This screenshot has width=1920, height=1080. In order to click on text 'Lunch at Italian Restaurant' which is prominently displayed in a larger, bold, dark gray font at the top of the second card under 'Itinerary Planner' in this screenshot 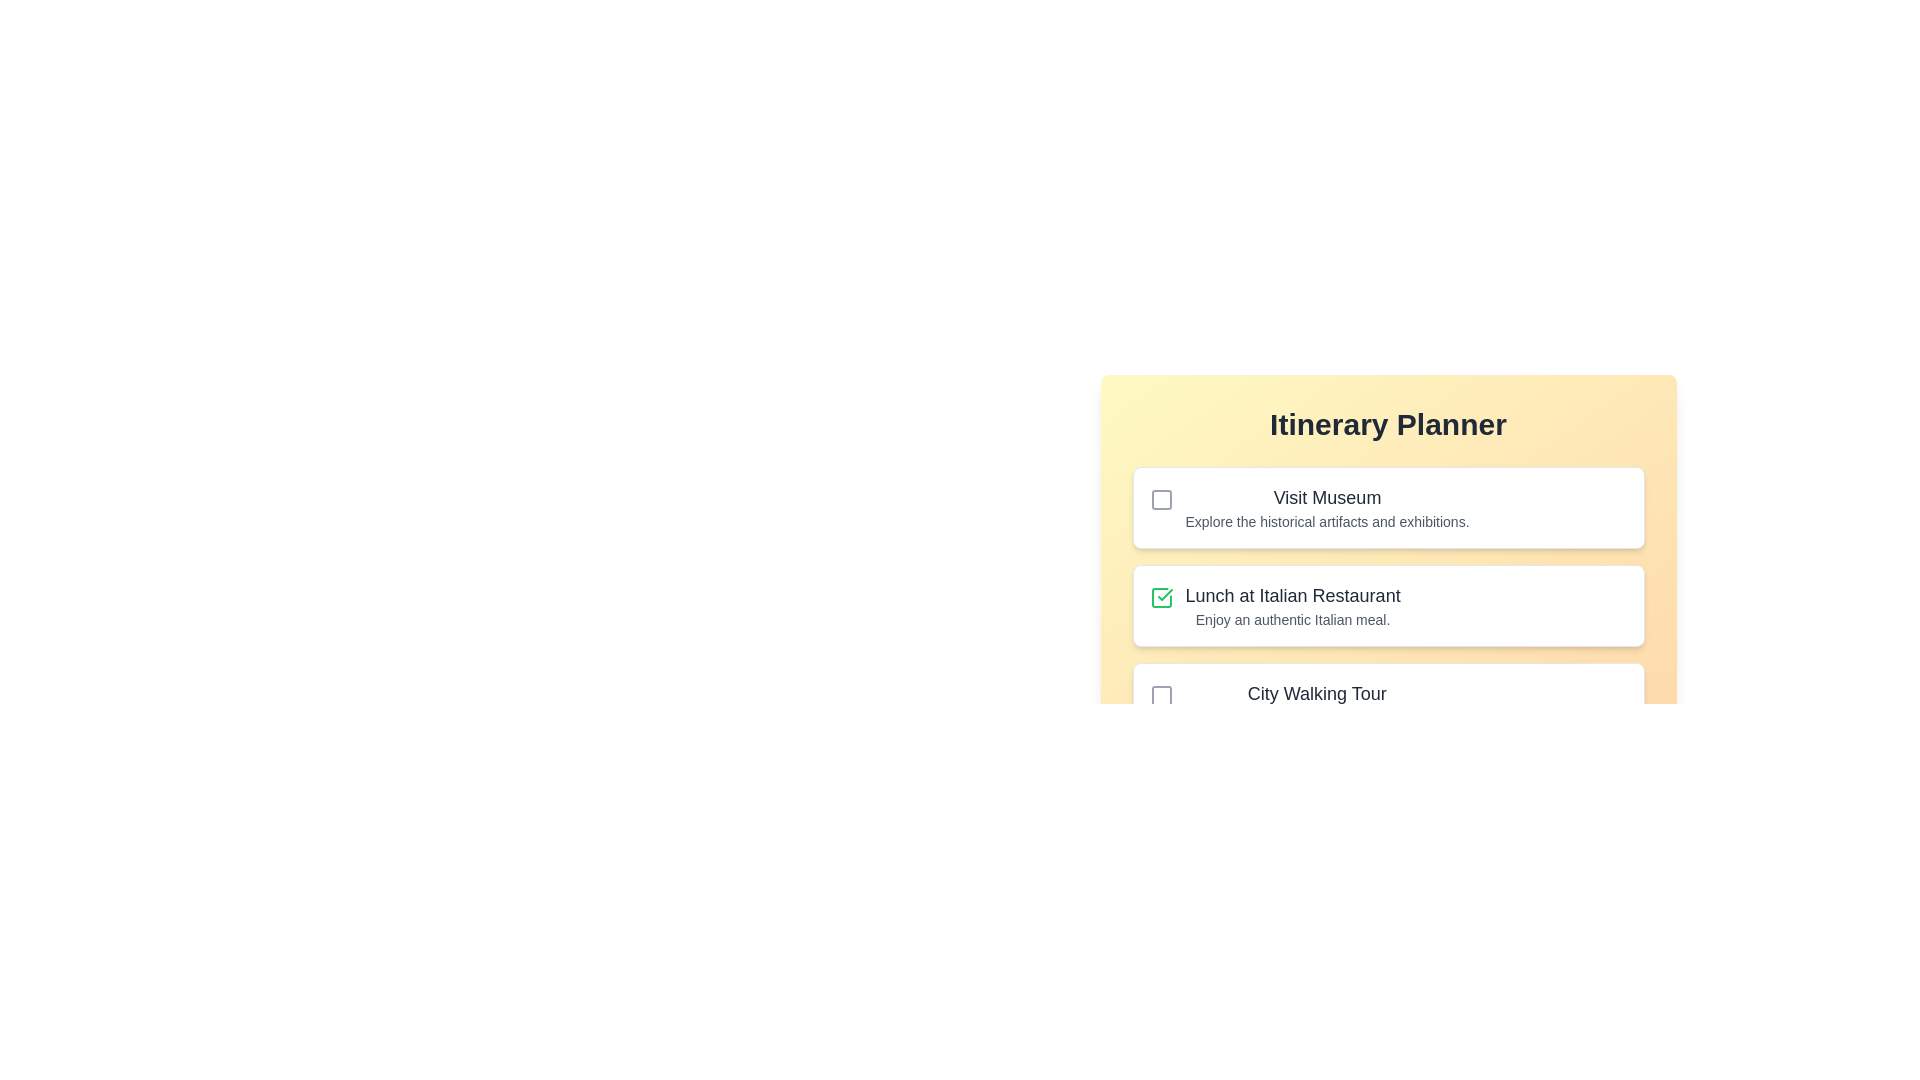, I will do `click(1293, 595)`.